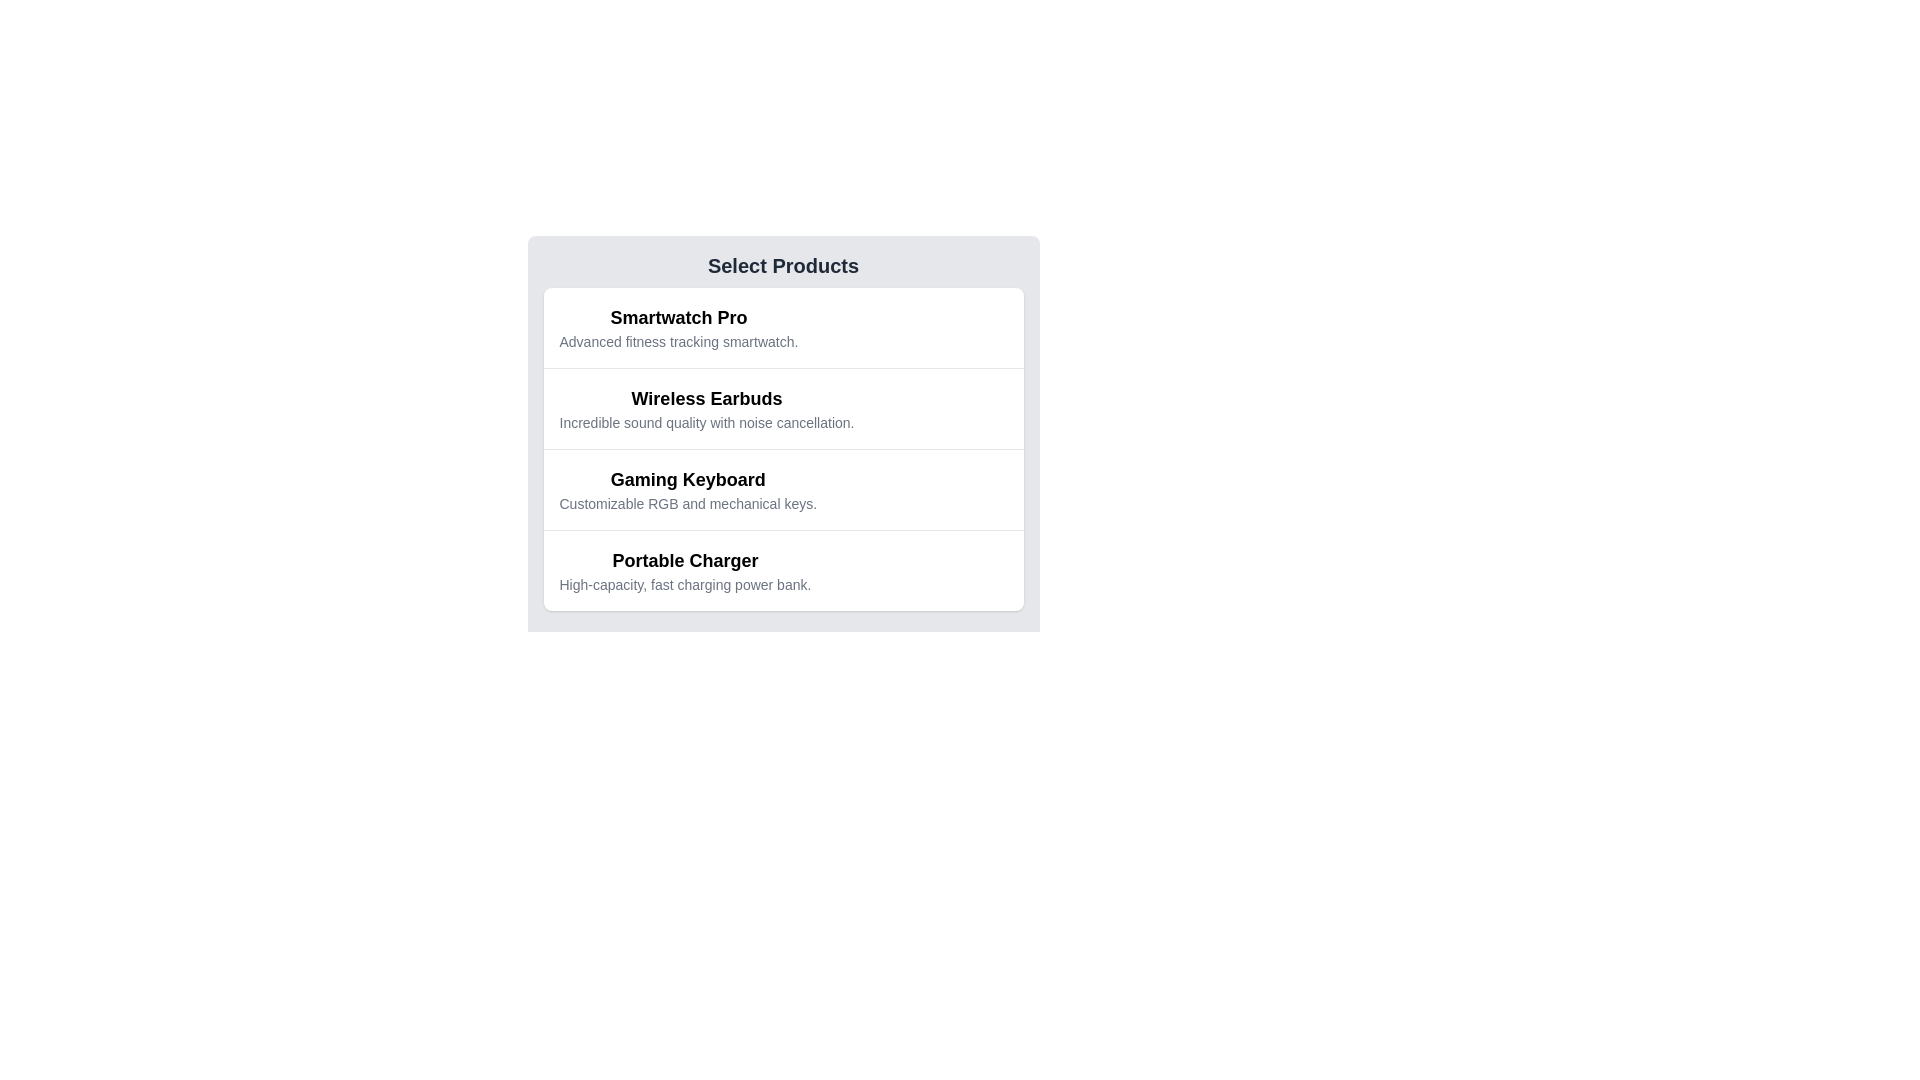 This screenshot has height=1080, width=1920. Describe the element at coordinates (678, 316) in the screenshot. I see `the text label 'Smartwatch Pro', which is the title of the first product in the 'Select Products' list, distinguished by its bold font and larger size` at that location.